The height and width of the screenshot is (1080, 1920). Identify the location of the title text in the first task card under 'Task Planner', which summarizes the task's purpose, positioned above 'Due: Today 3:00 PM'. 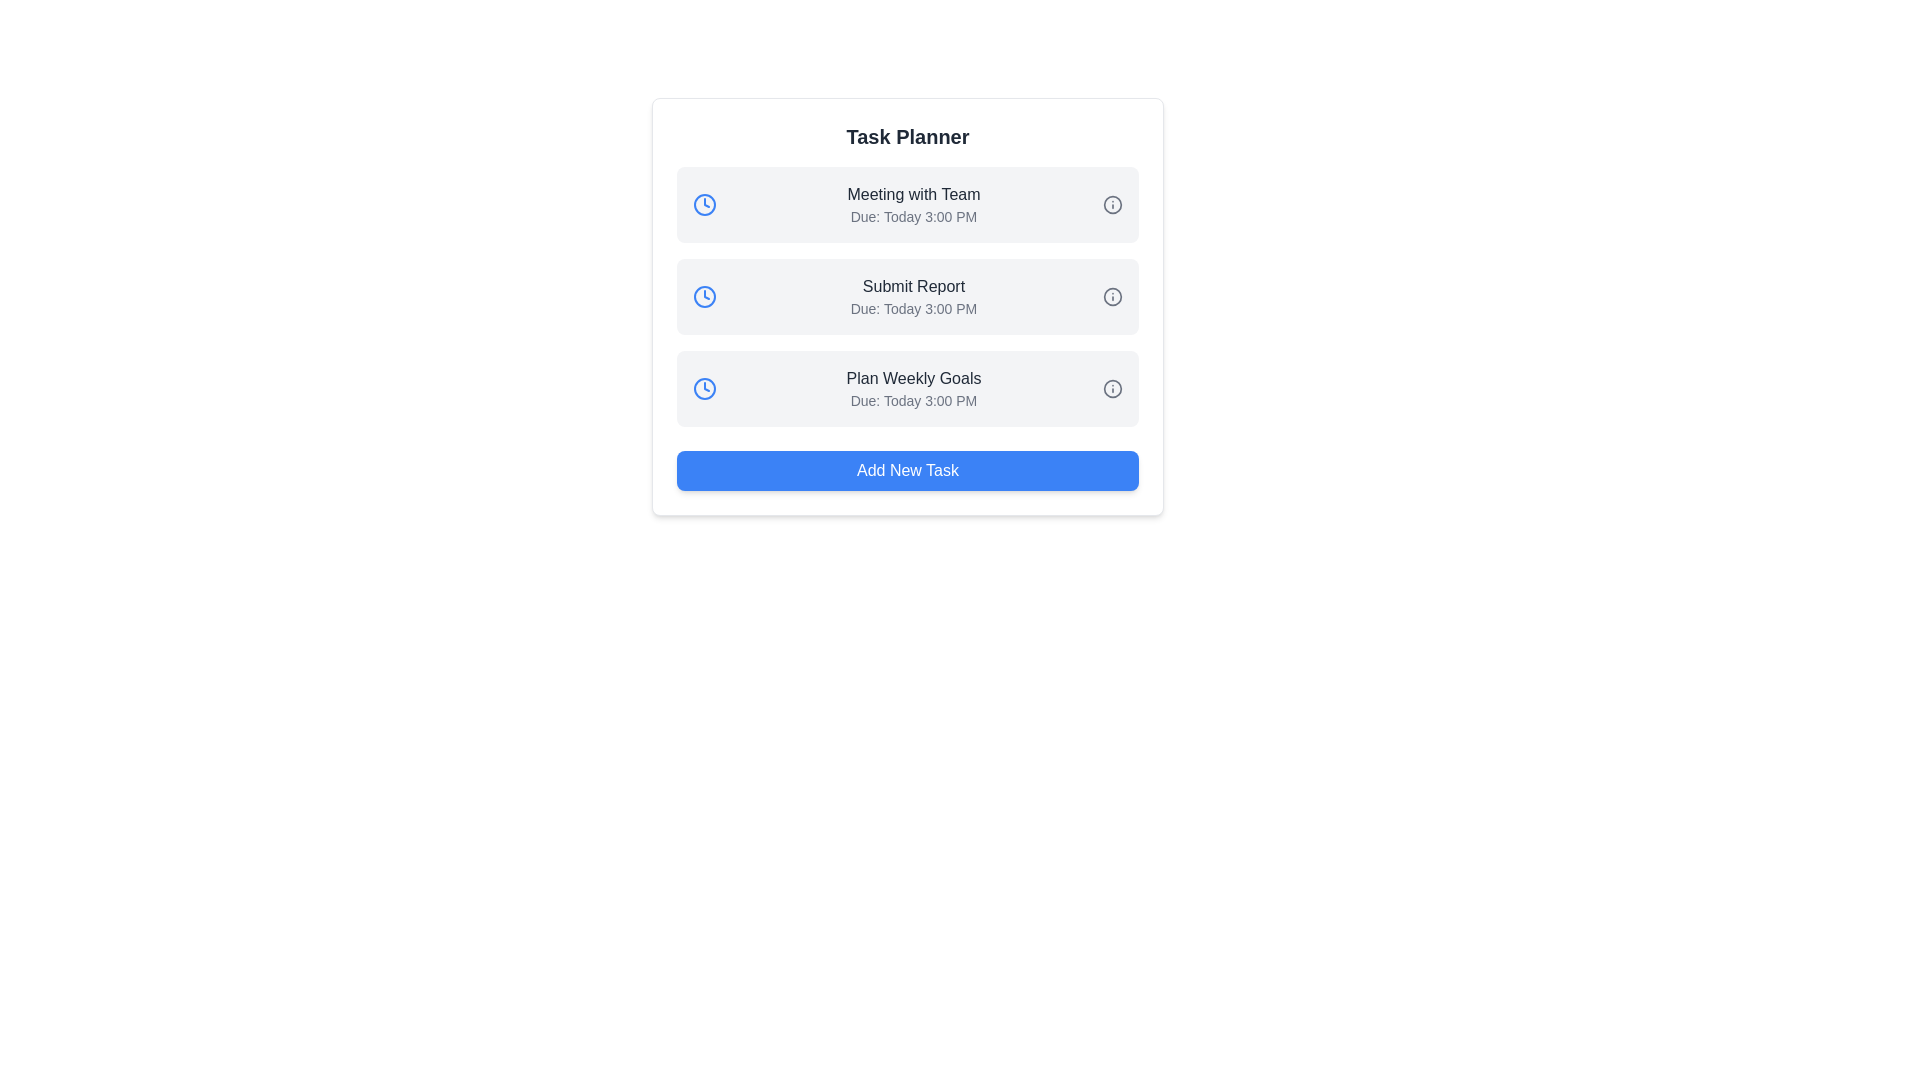
(912, 195).